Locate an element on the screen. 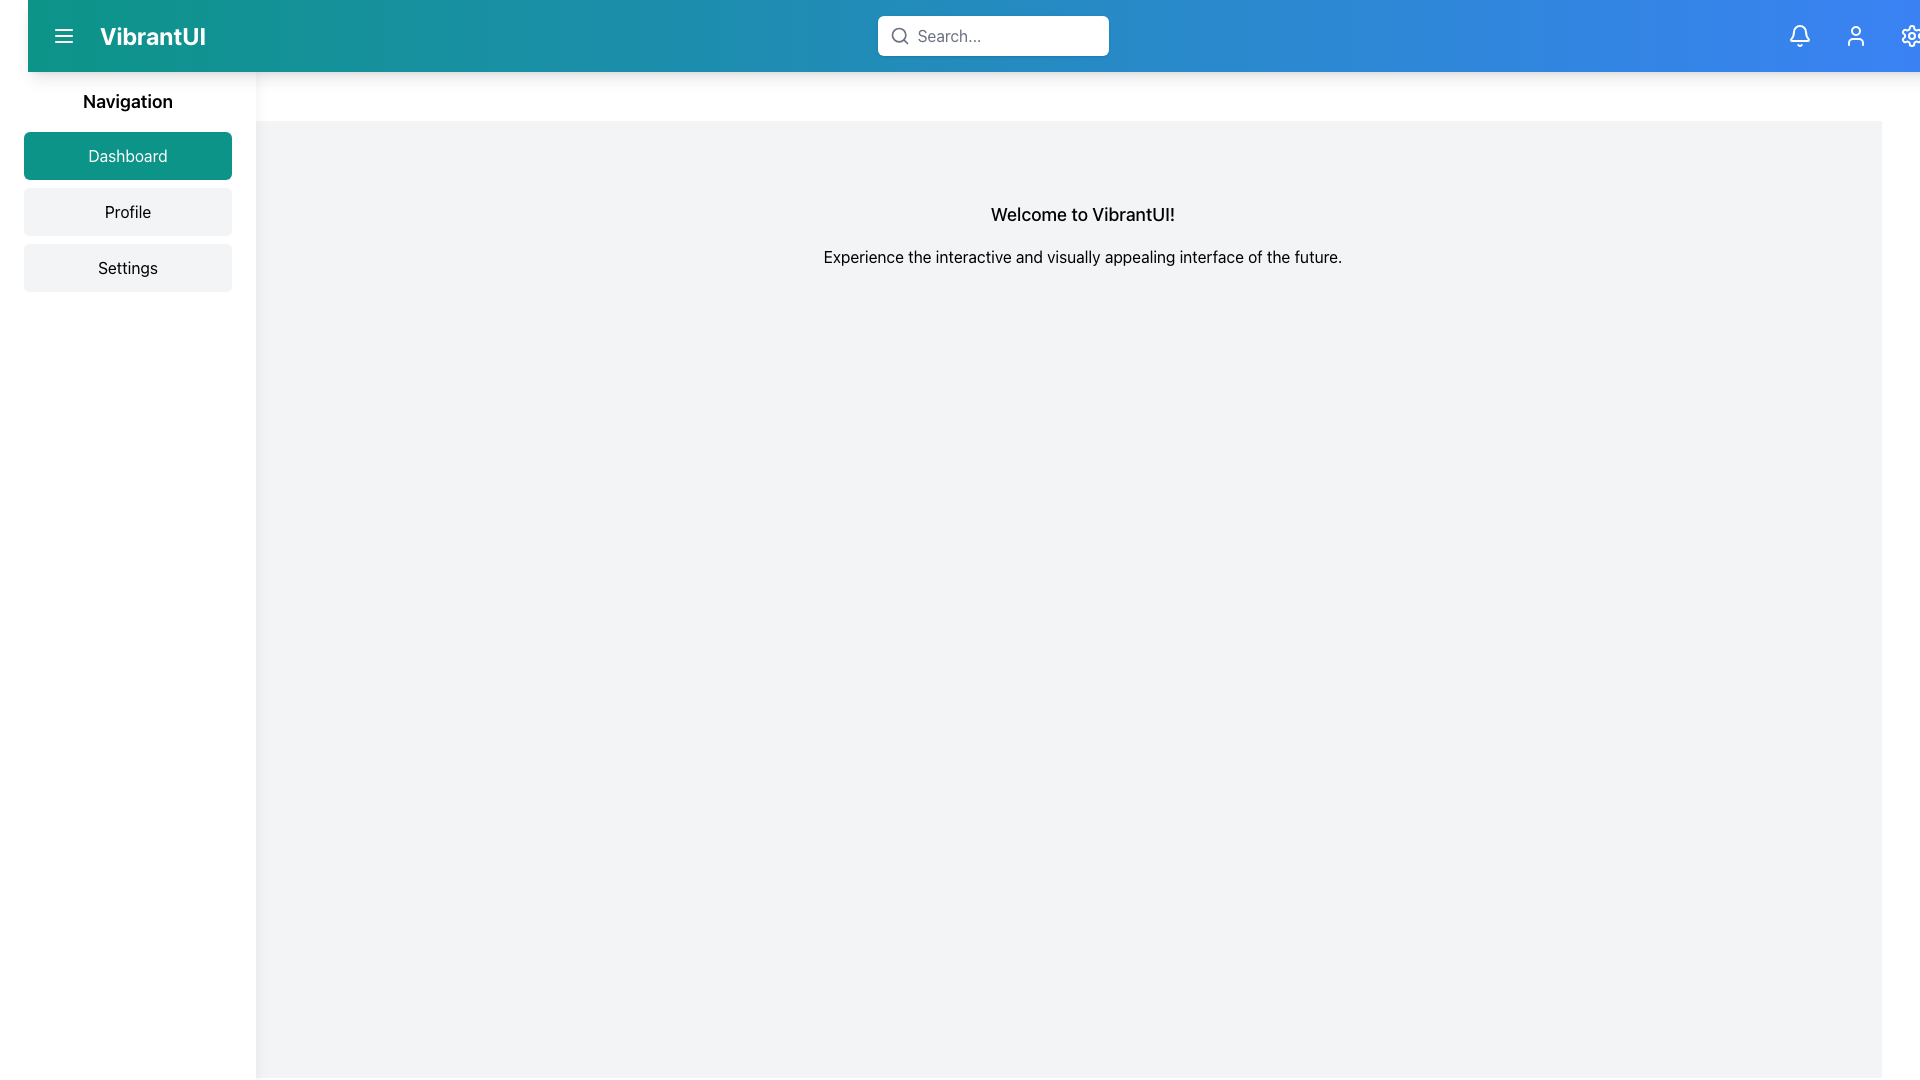 The image size is (1920, 1080). the 'VibrantUI' branding logo in the upper-left corner of the navigation bar is located at coordinates (124, 35).